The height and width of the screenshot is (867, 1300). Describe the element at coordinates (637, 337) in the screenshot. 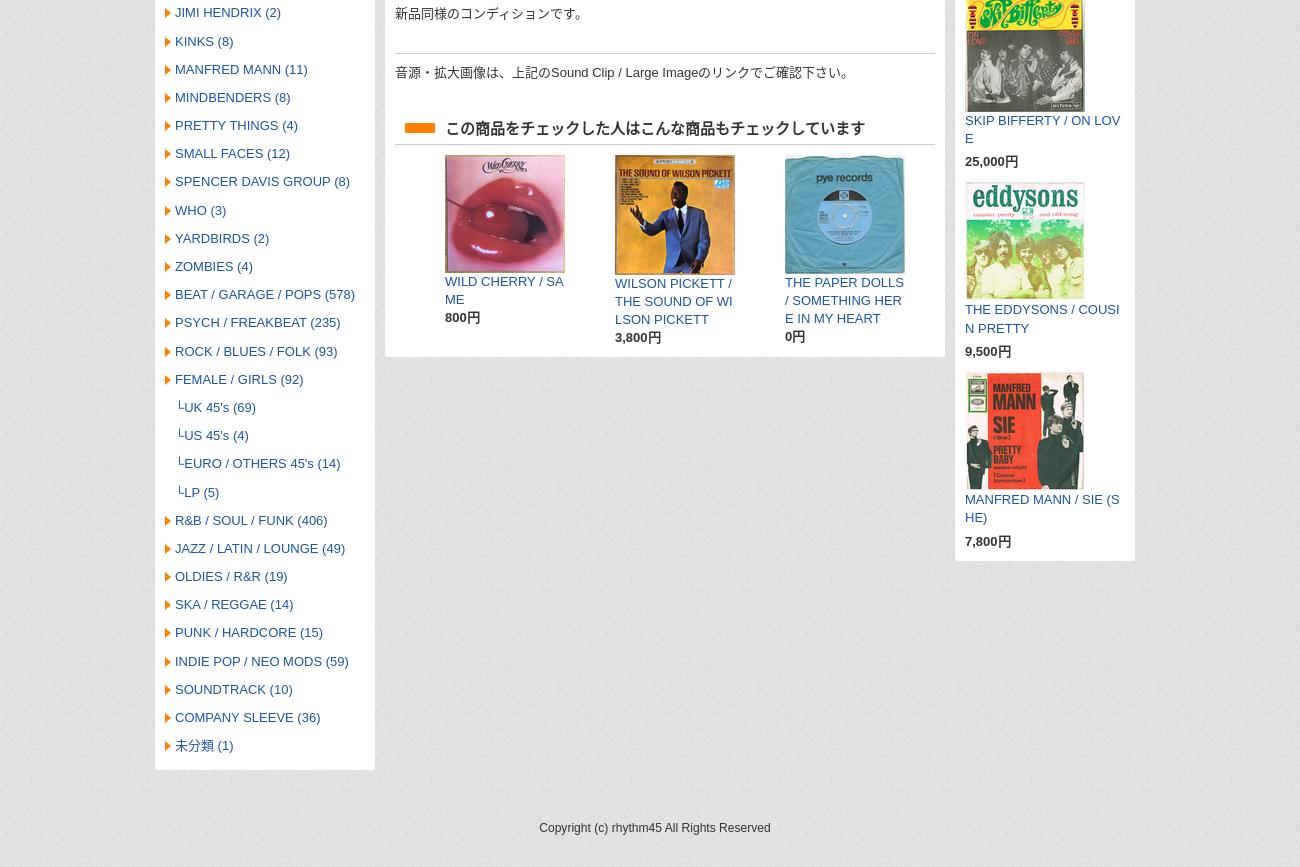

I see `'3,800円'` at that location.